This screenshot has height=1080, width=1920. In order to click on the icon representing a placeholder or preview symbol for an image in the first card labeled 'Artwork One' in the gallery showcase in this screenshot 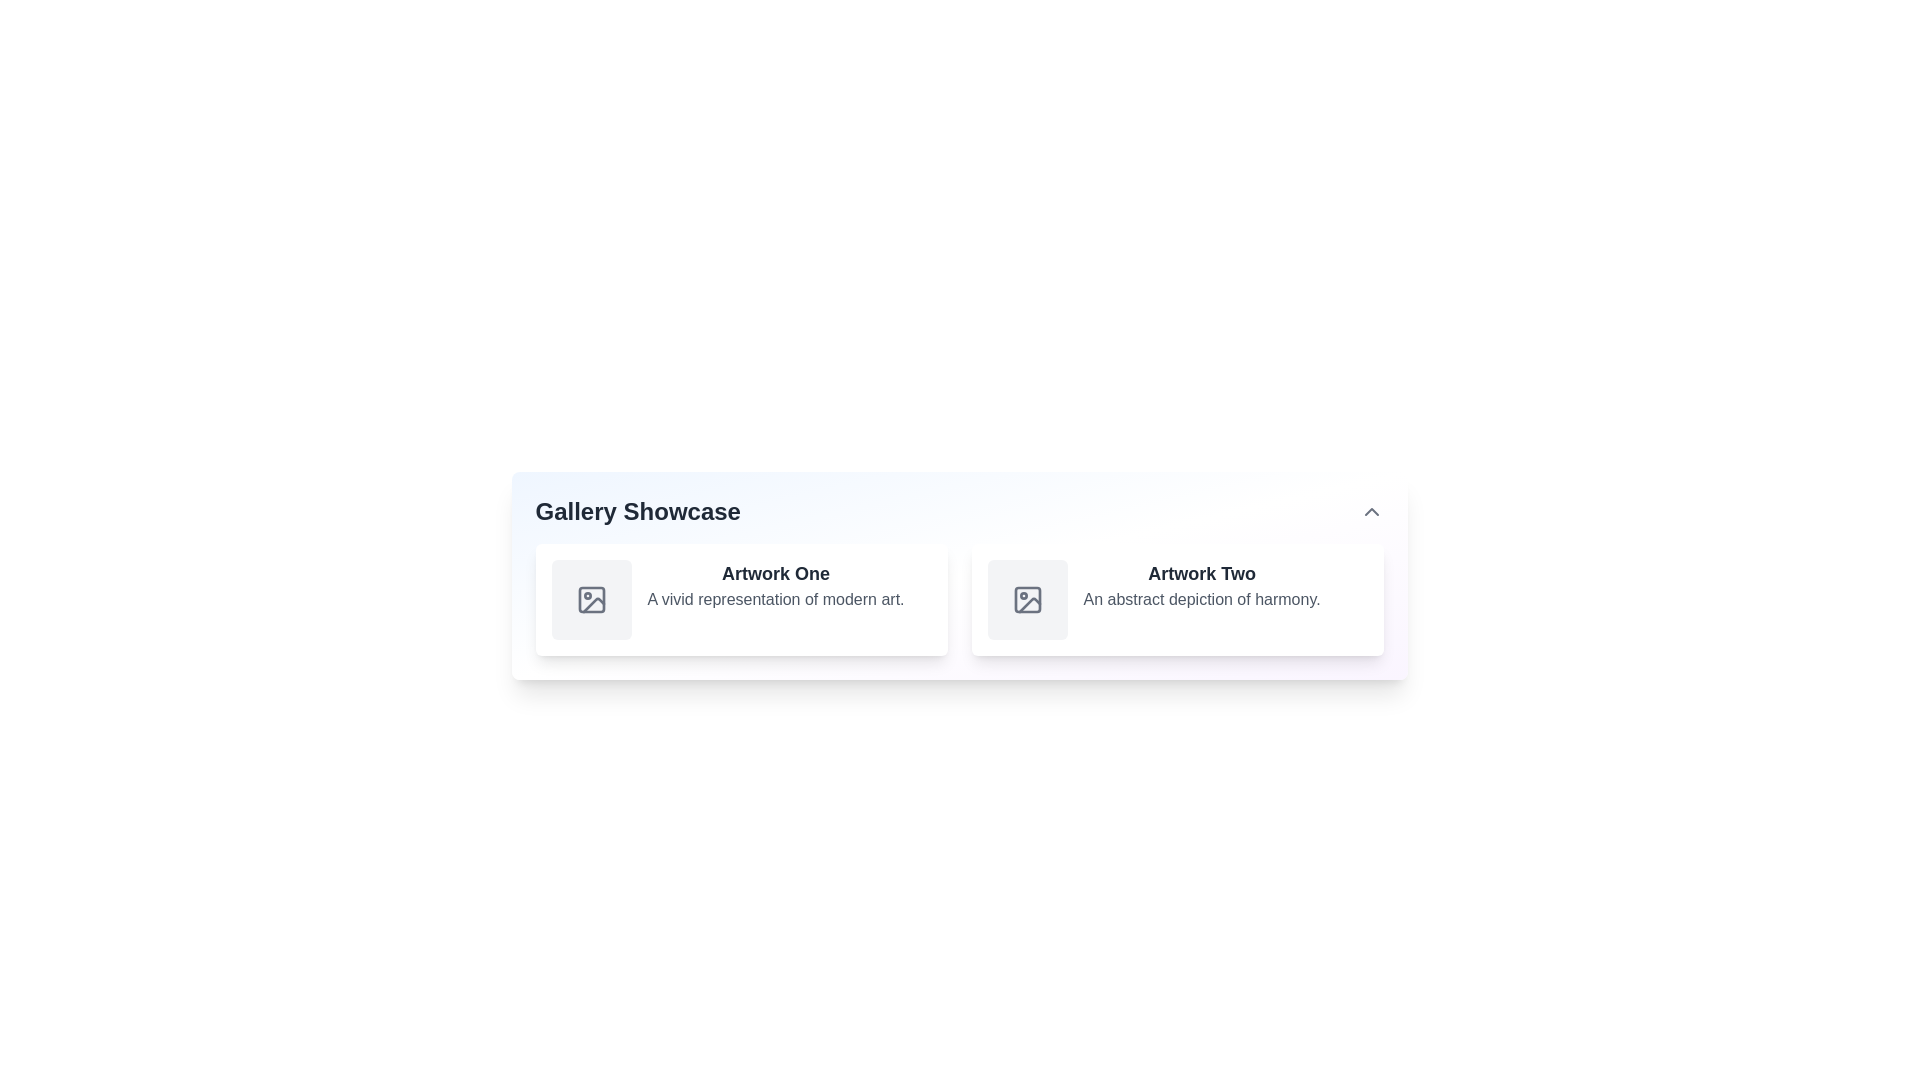, I will do `click(590, 599)`.